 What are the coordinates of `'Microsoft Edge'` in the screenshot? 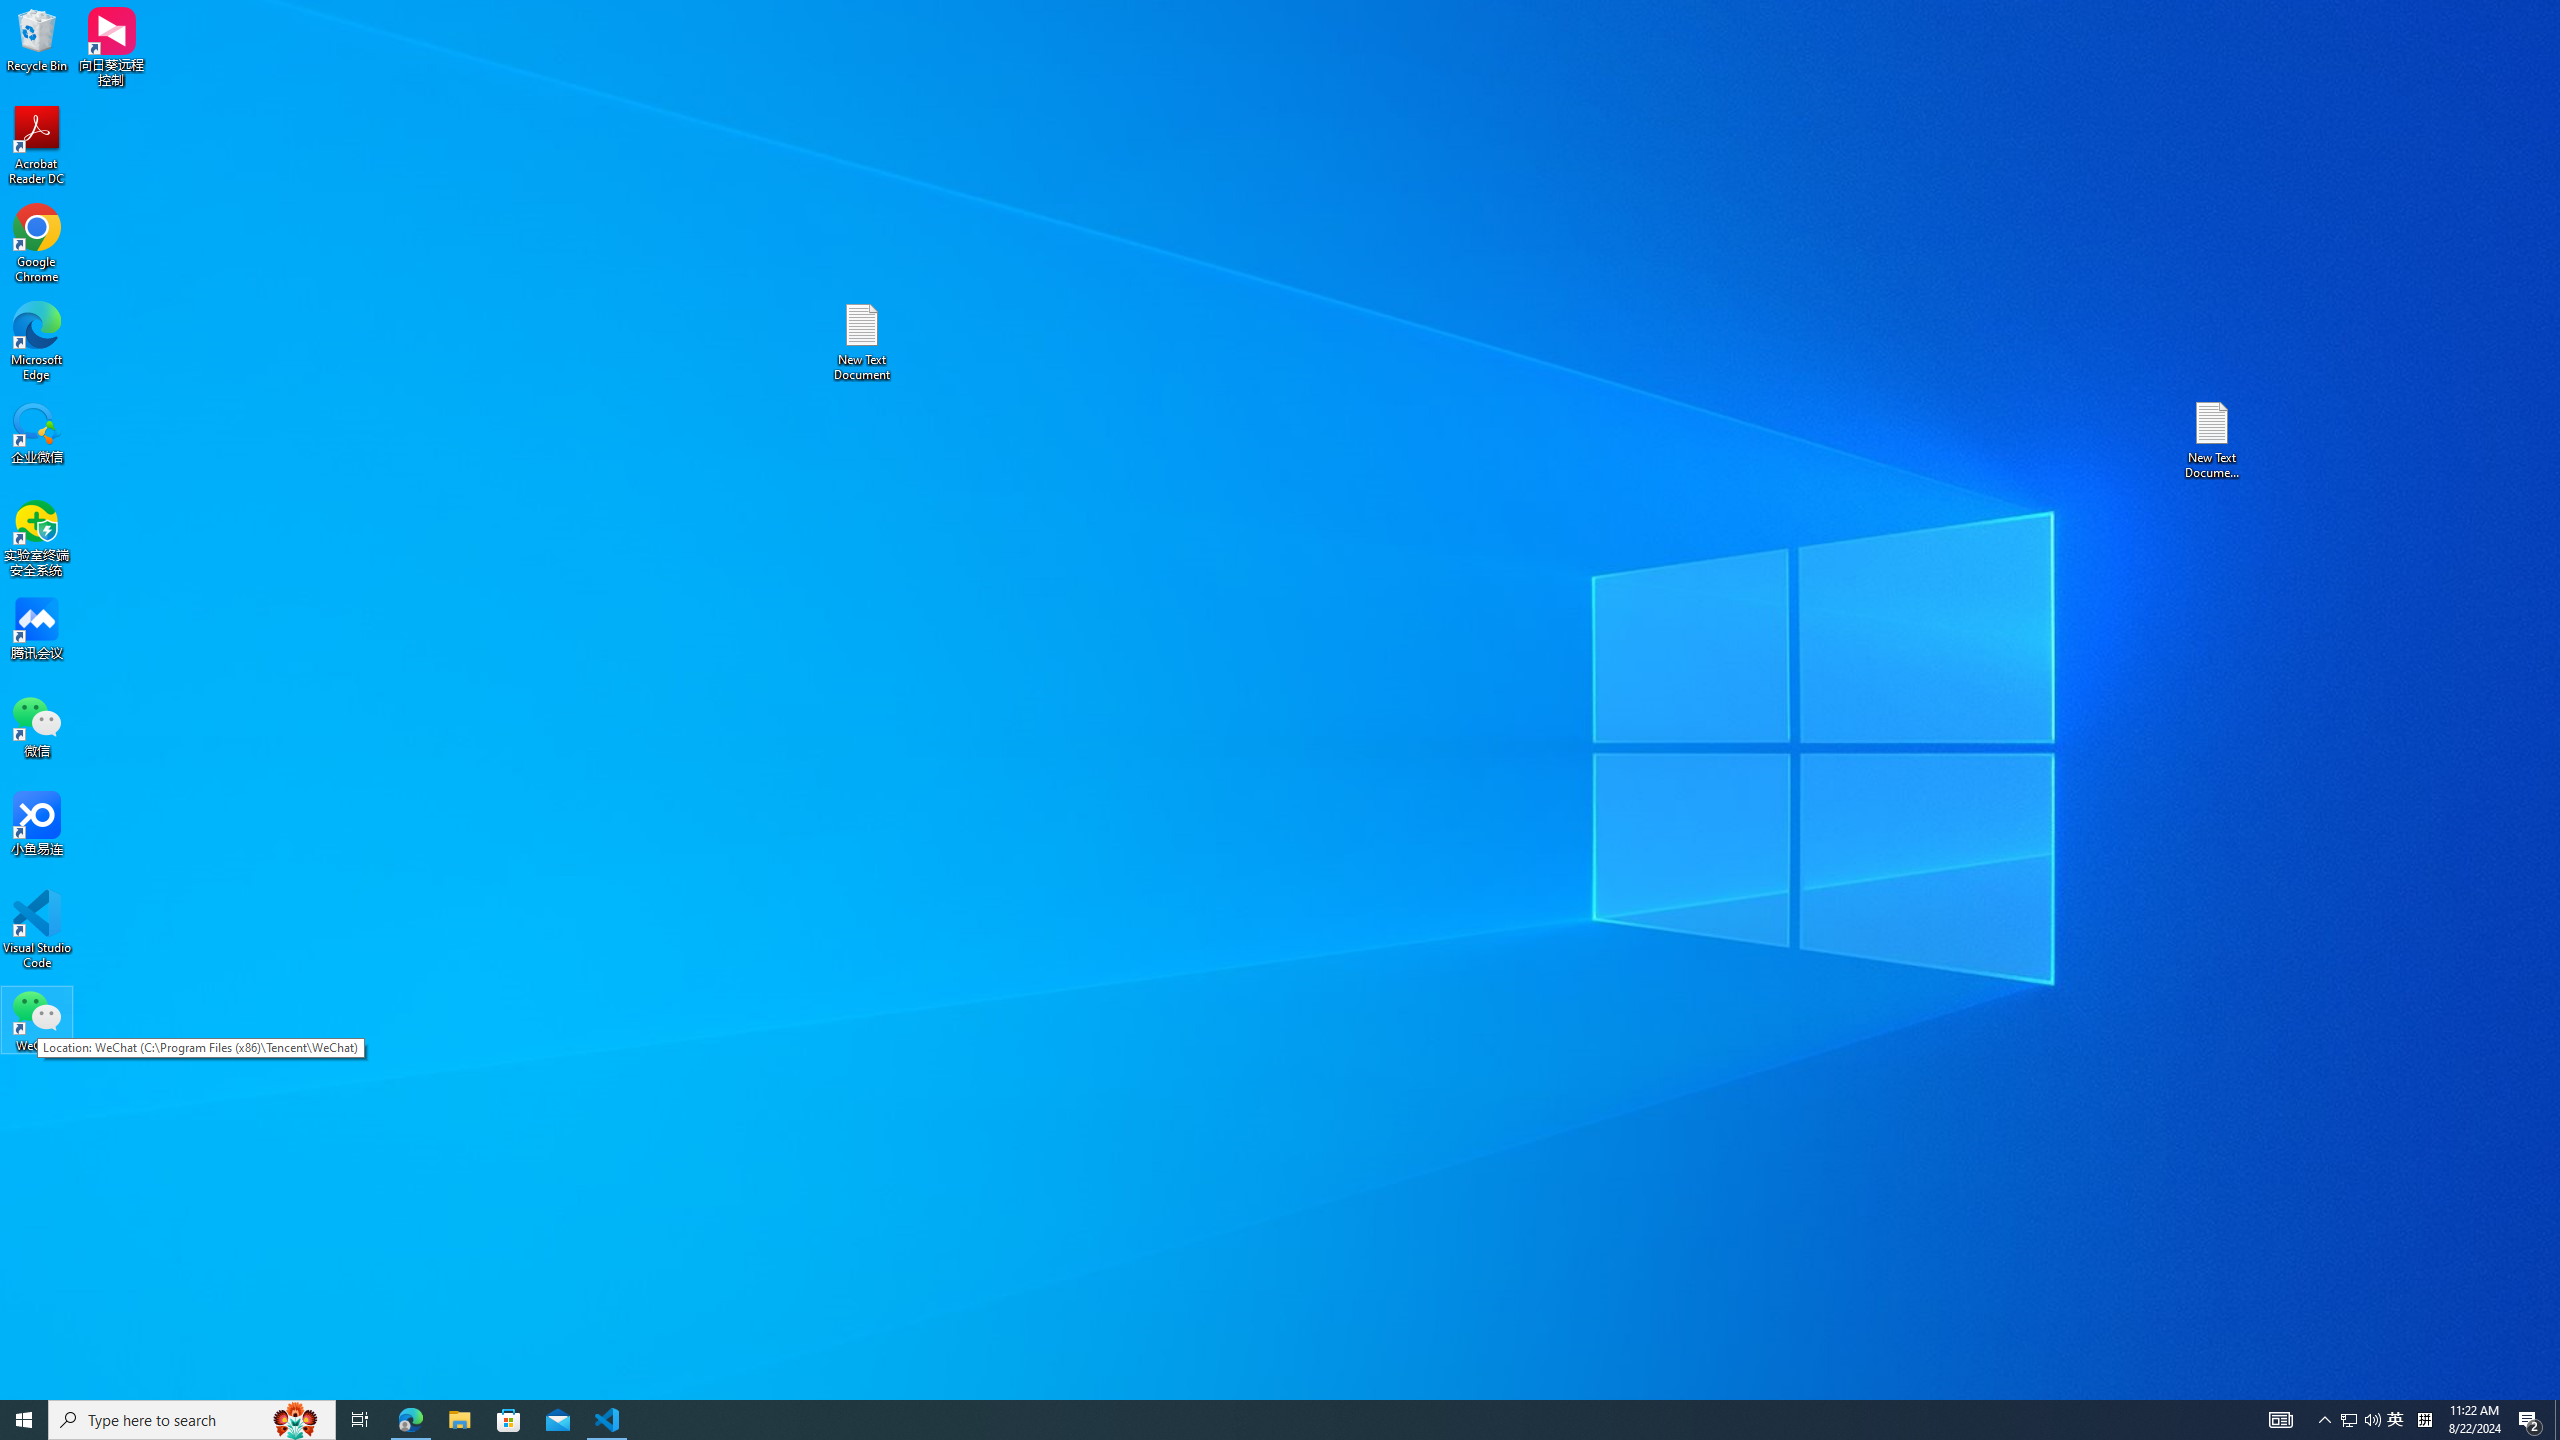 It's located at (36, 341).